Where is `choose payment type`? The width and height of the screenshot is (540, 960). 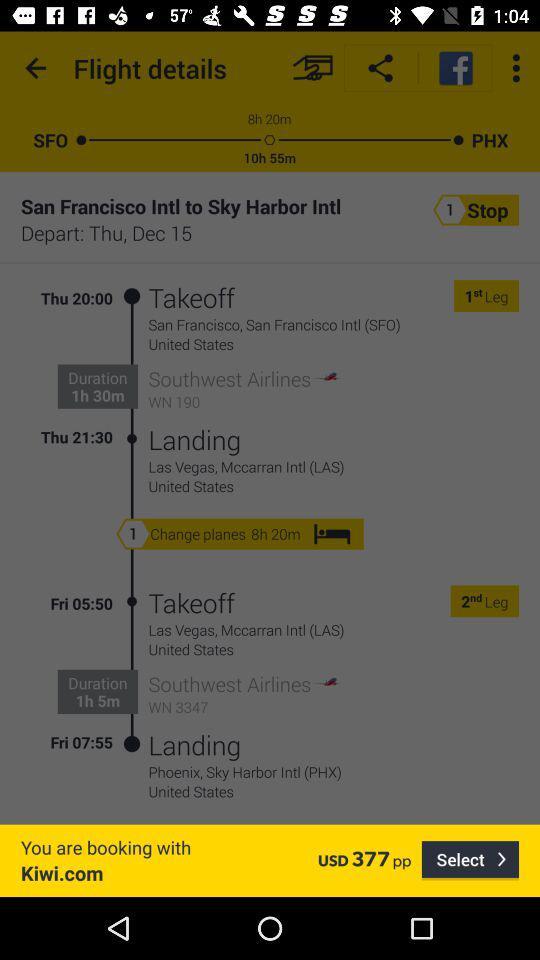
choose payment type is located at coordinates (312, 68).